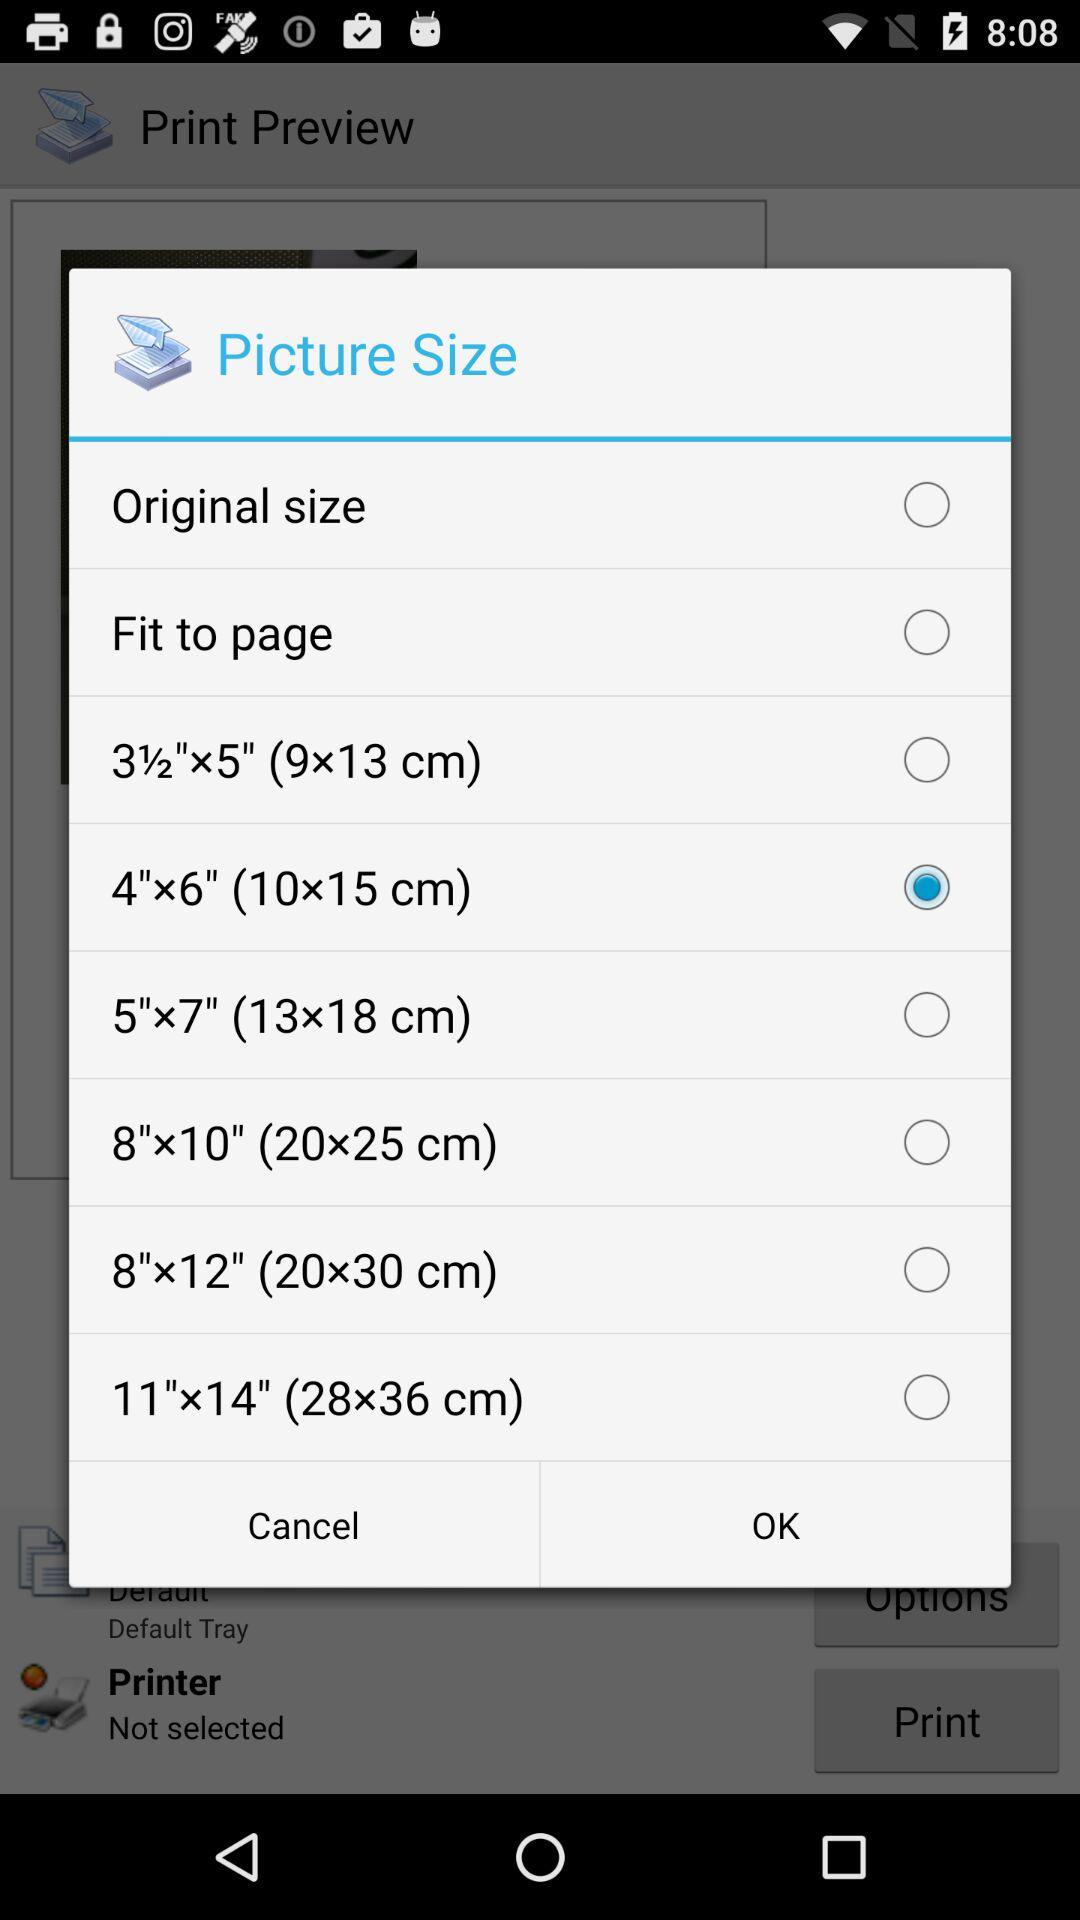 This screenshot has width=1080, height=1920. What do you see at coordinates (774, 1523) in the screenshot?
I see `the item to the right of cancel` at bounding box center [774, 1523].